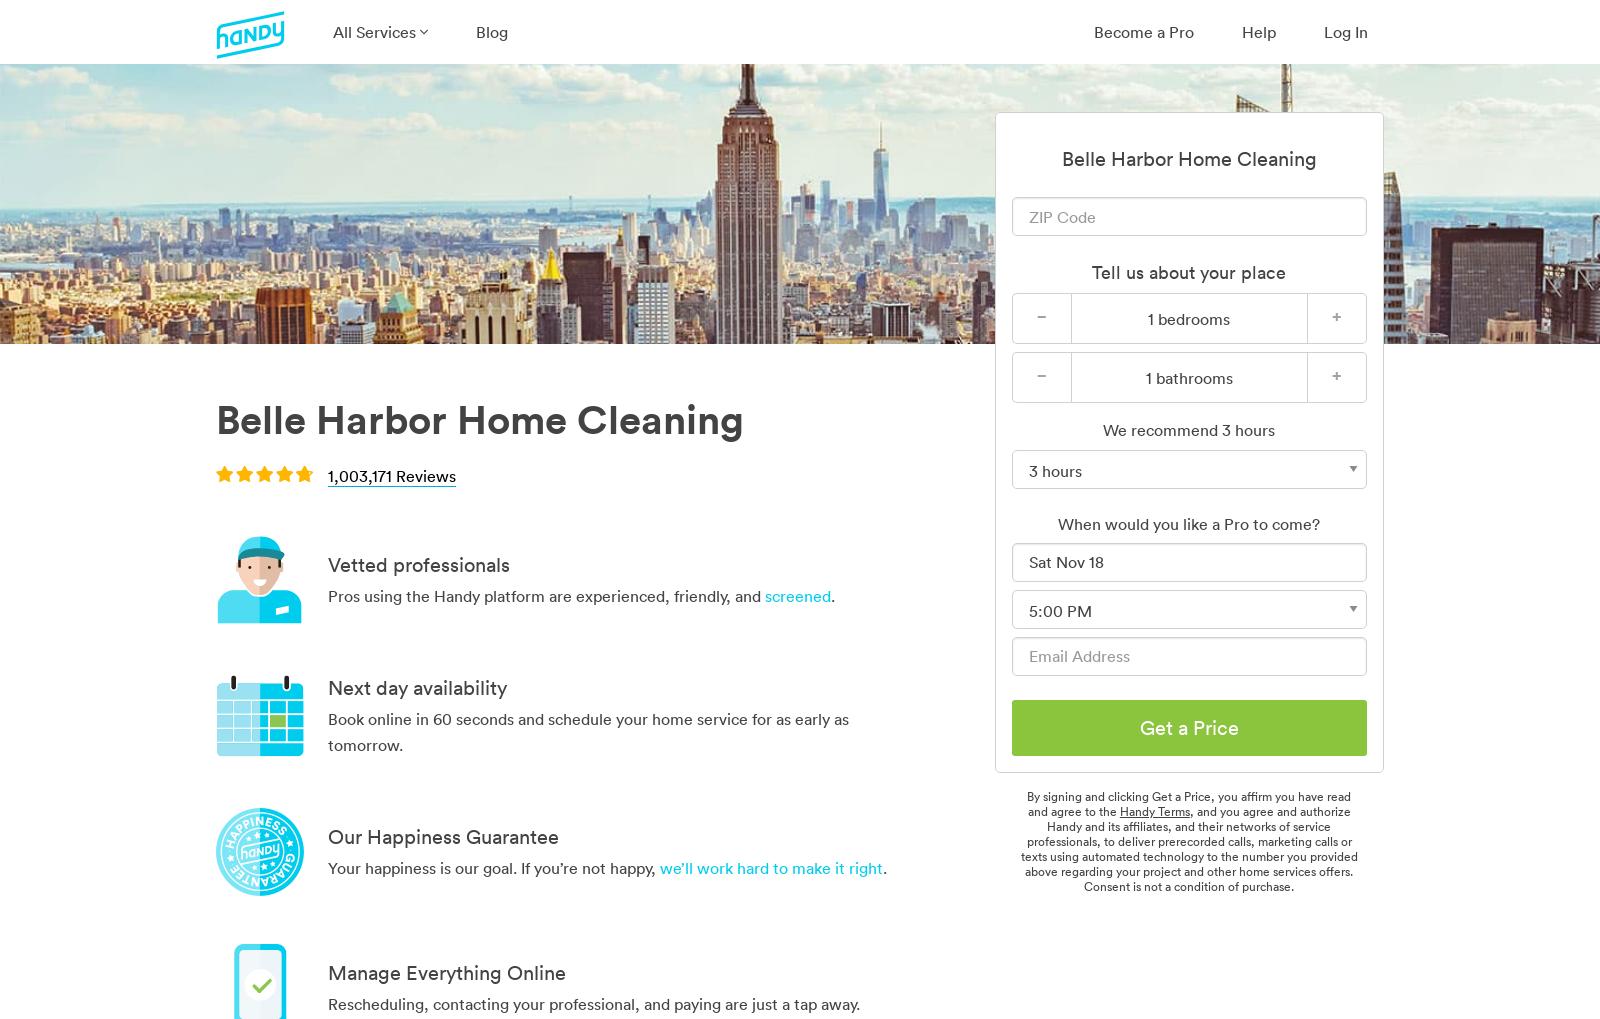 The width and height of the screenshot is (1600, 1019). Describe the element at coordinates (1188, 430) in the screenshot. I see `'We recommend 3 hours'` at that location.